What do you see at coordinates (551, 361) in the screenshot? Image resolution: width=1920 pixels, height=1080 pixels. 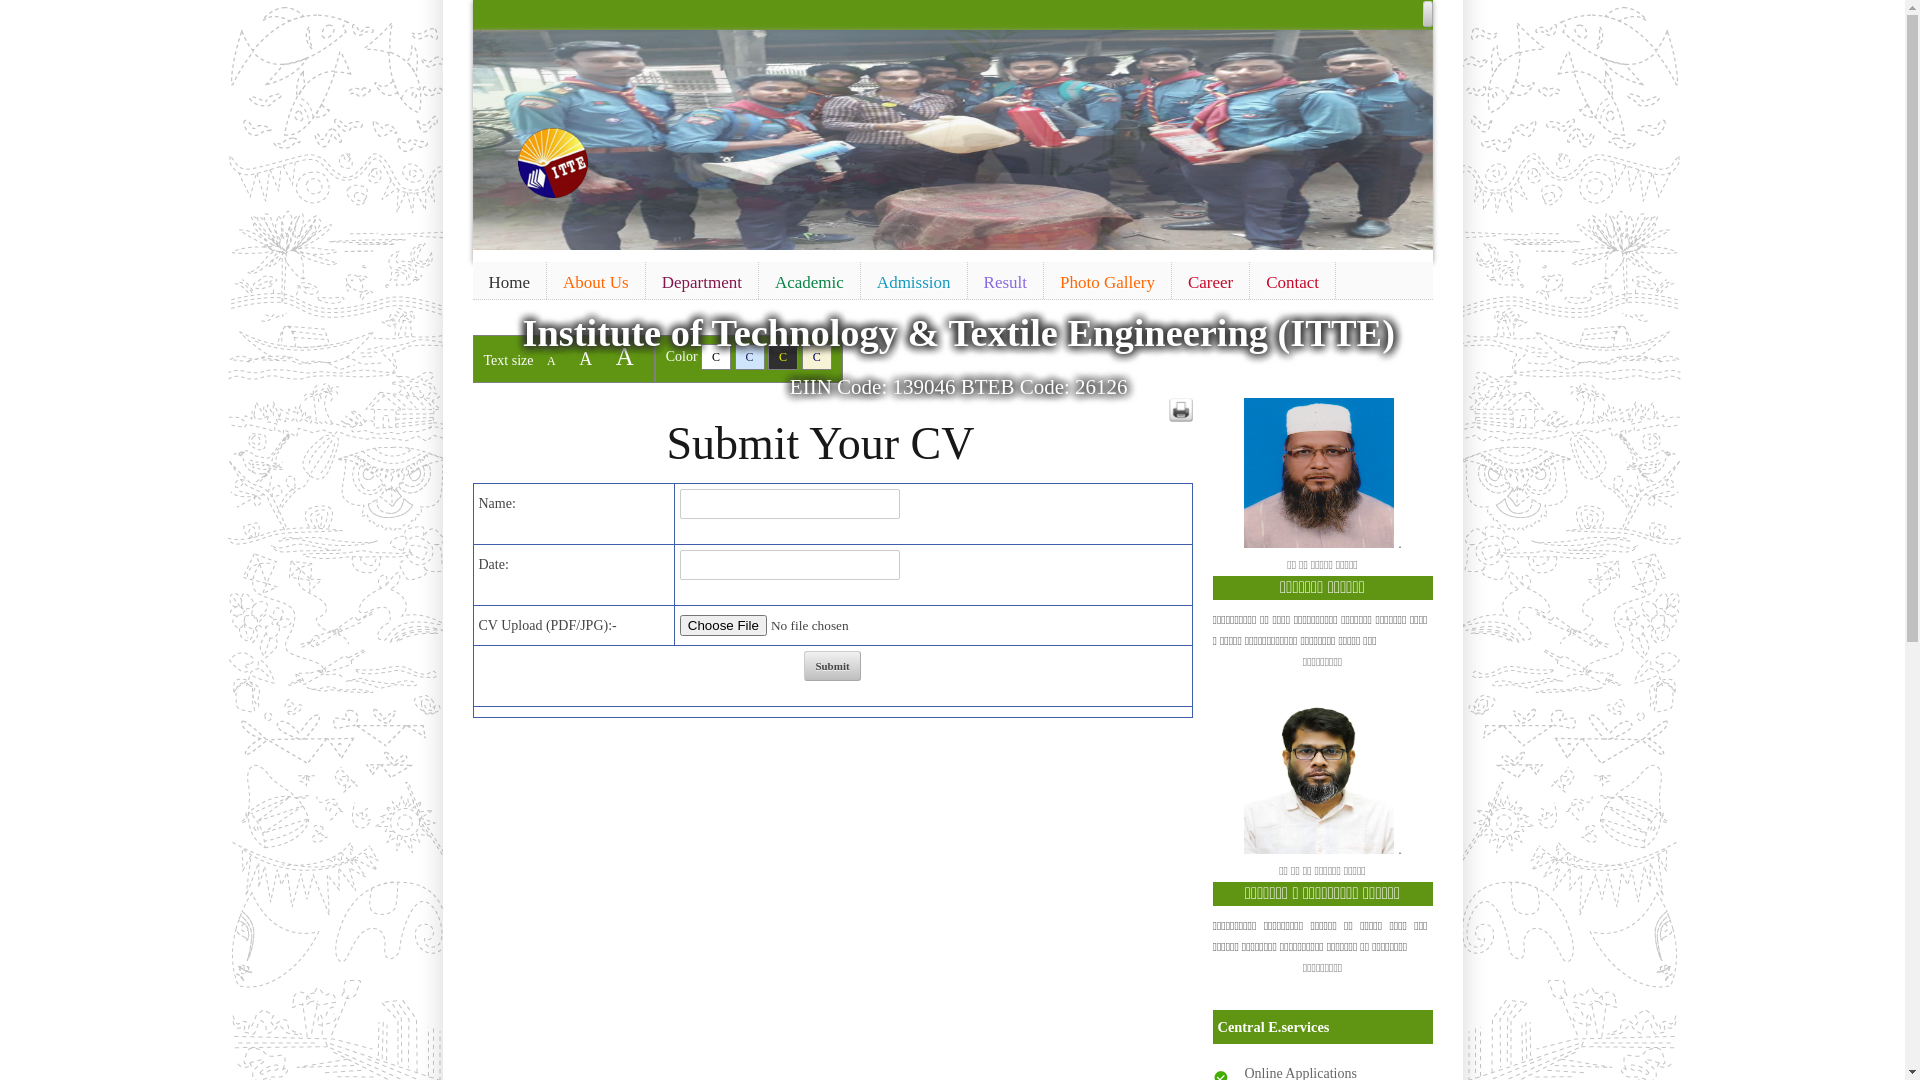 I see `'A'` at bounding box center [551, 361].